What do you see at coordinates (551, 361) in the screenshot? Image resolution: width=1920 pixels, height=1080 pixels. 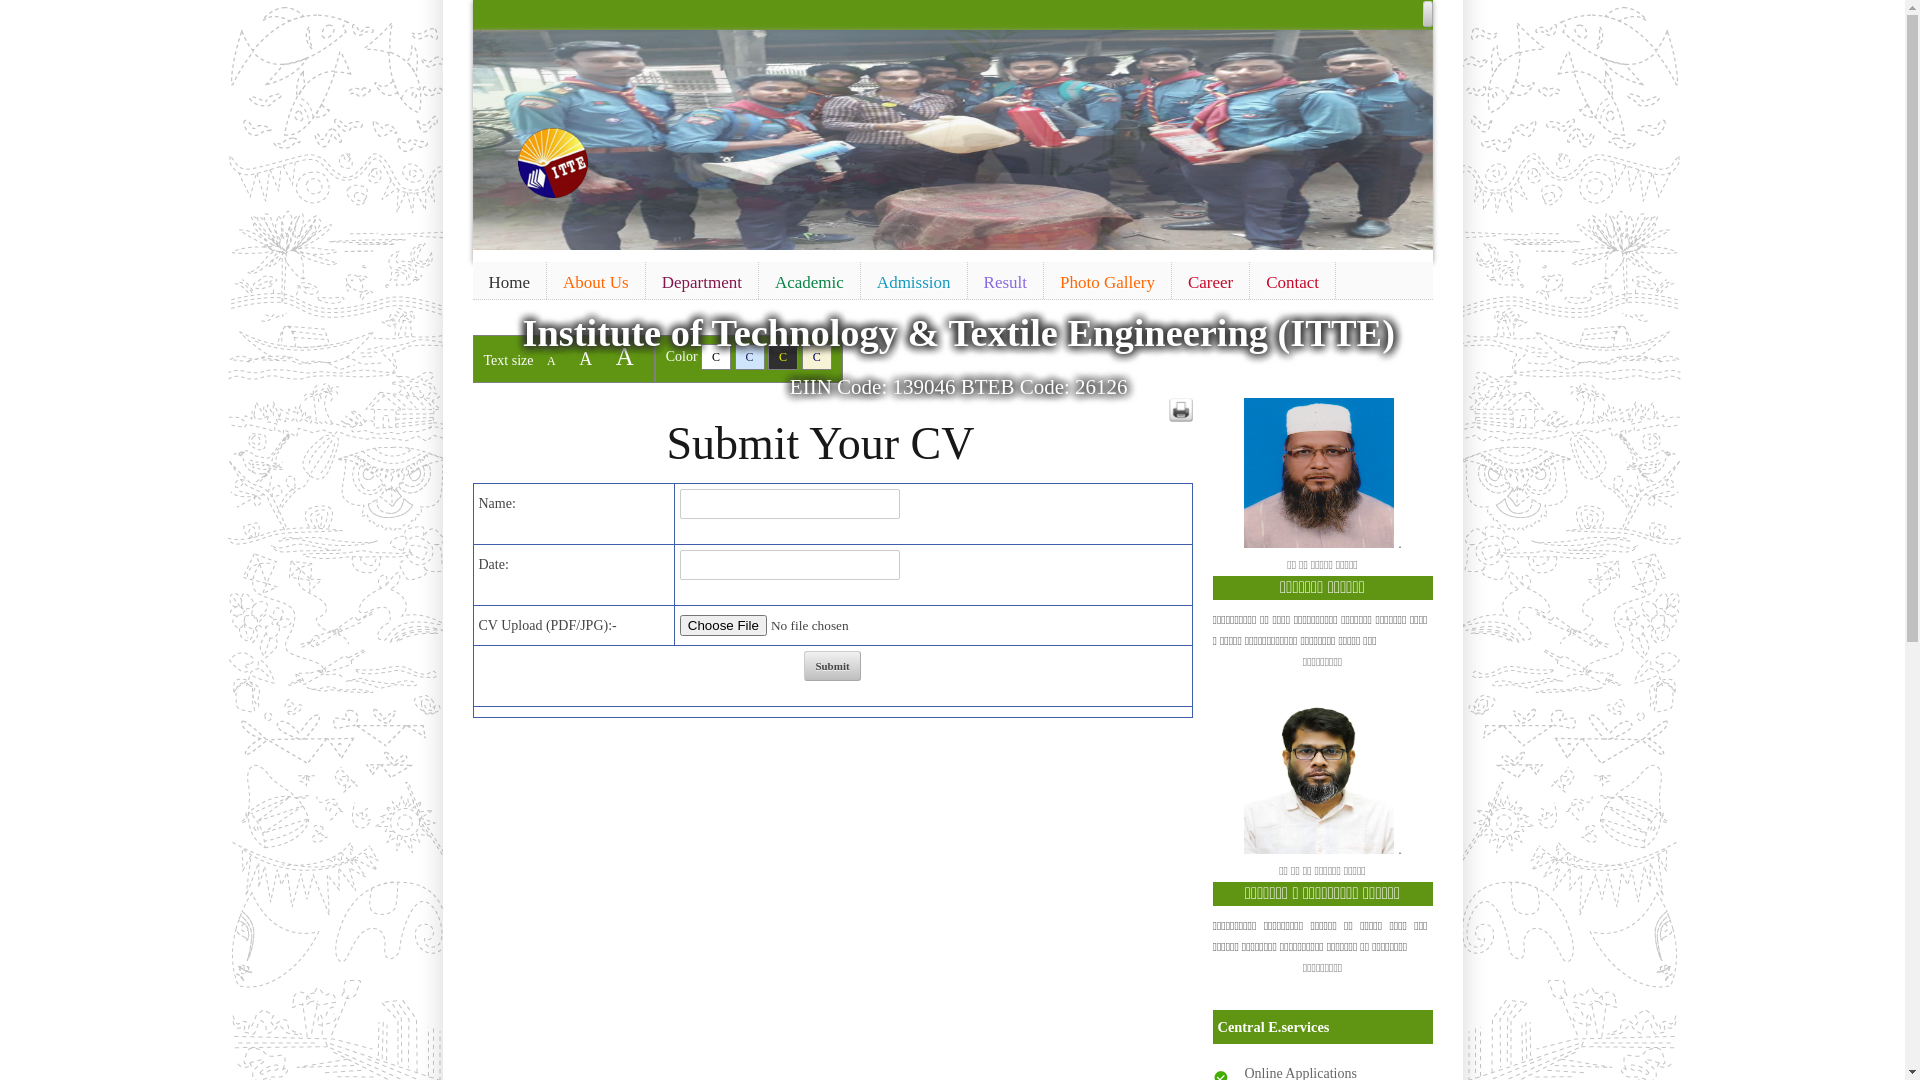 I see `'A'` at bounding box center [551, 361].